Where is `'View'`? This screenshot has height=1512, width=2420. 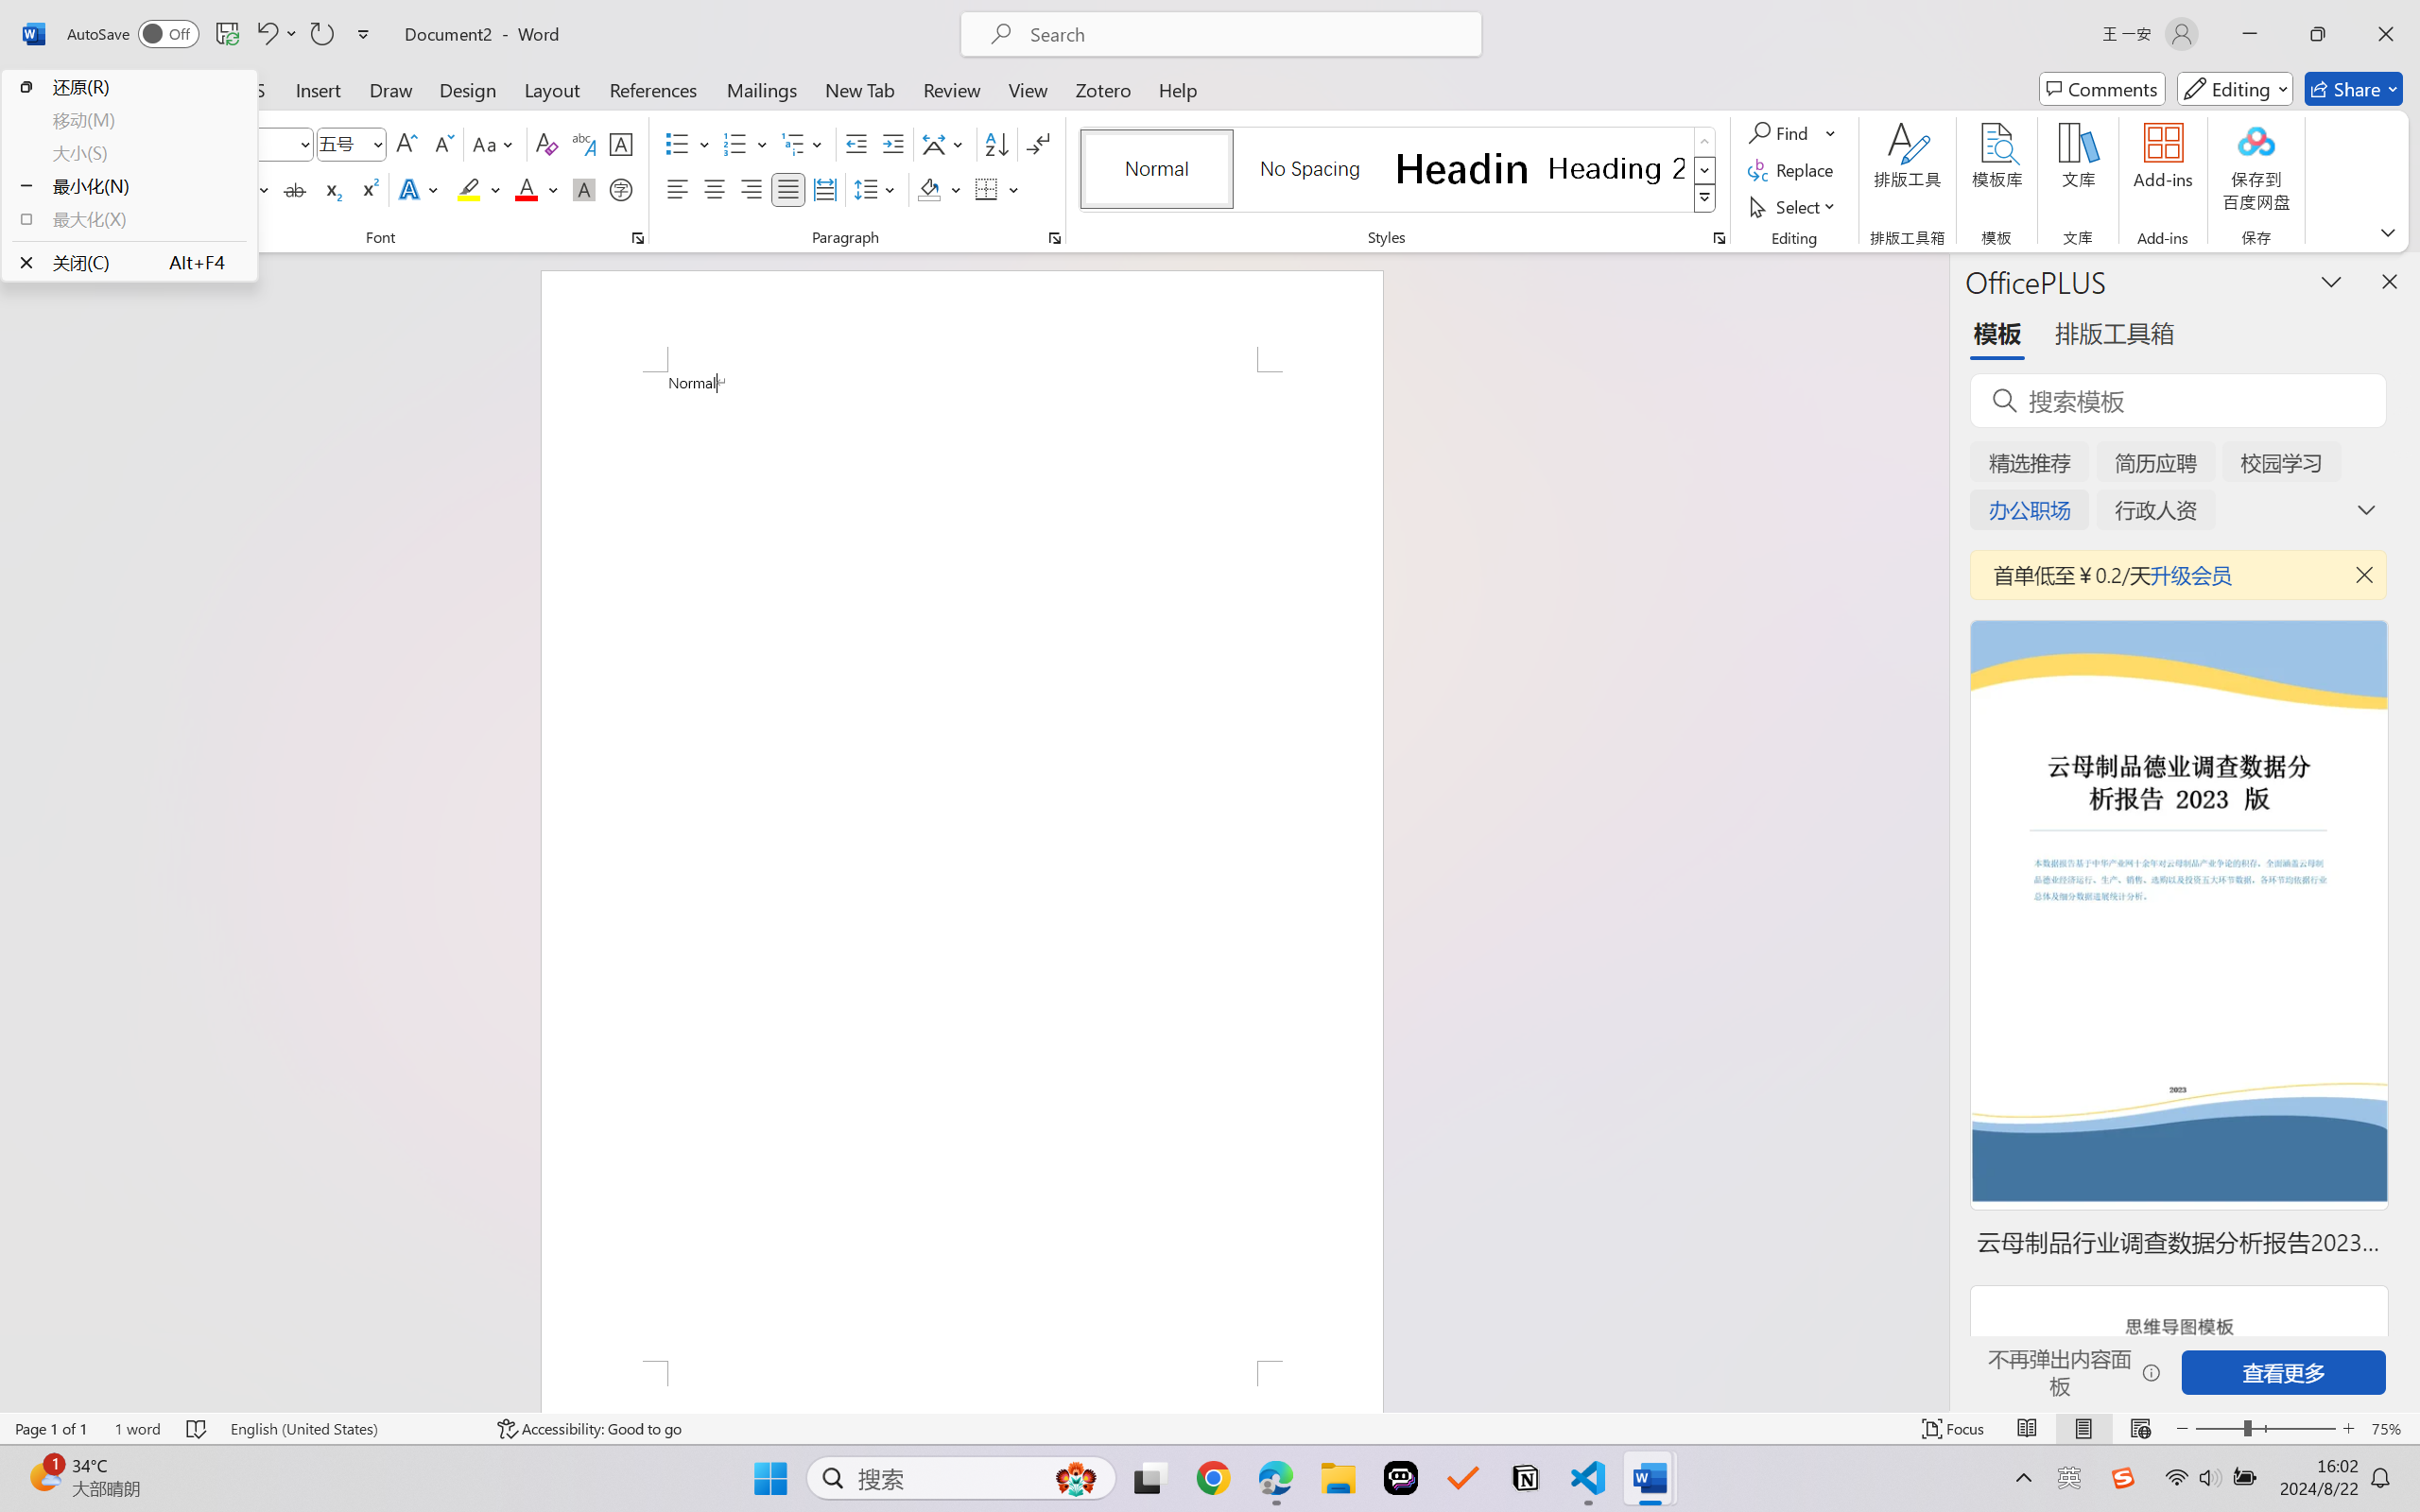 'View' is located at coordinates (1028, 88).